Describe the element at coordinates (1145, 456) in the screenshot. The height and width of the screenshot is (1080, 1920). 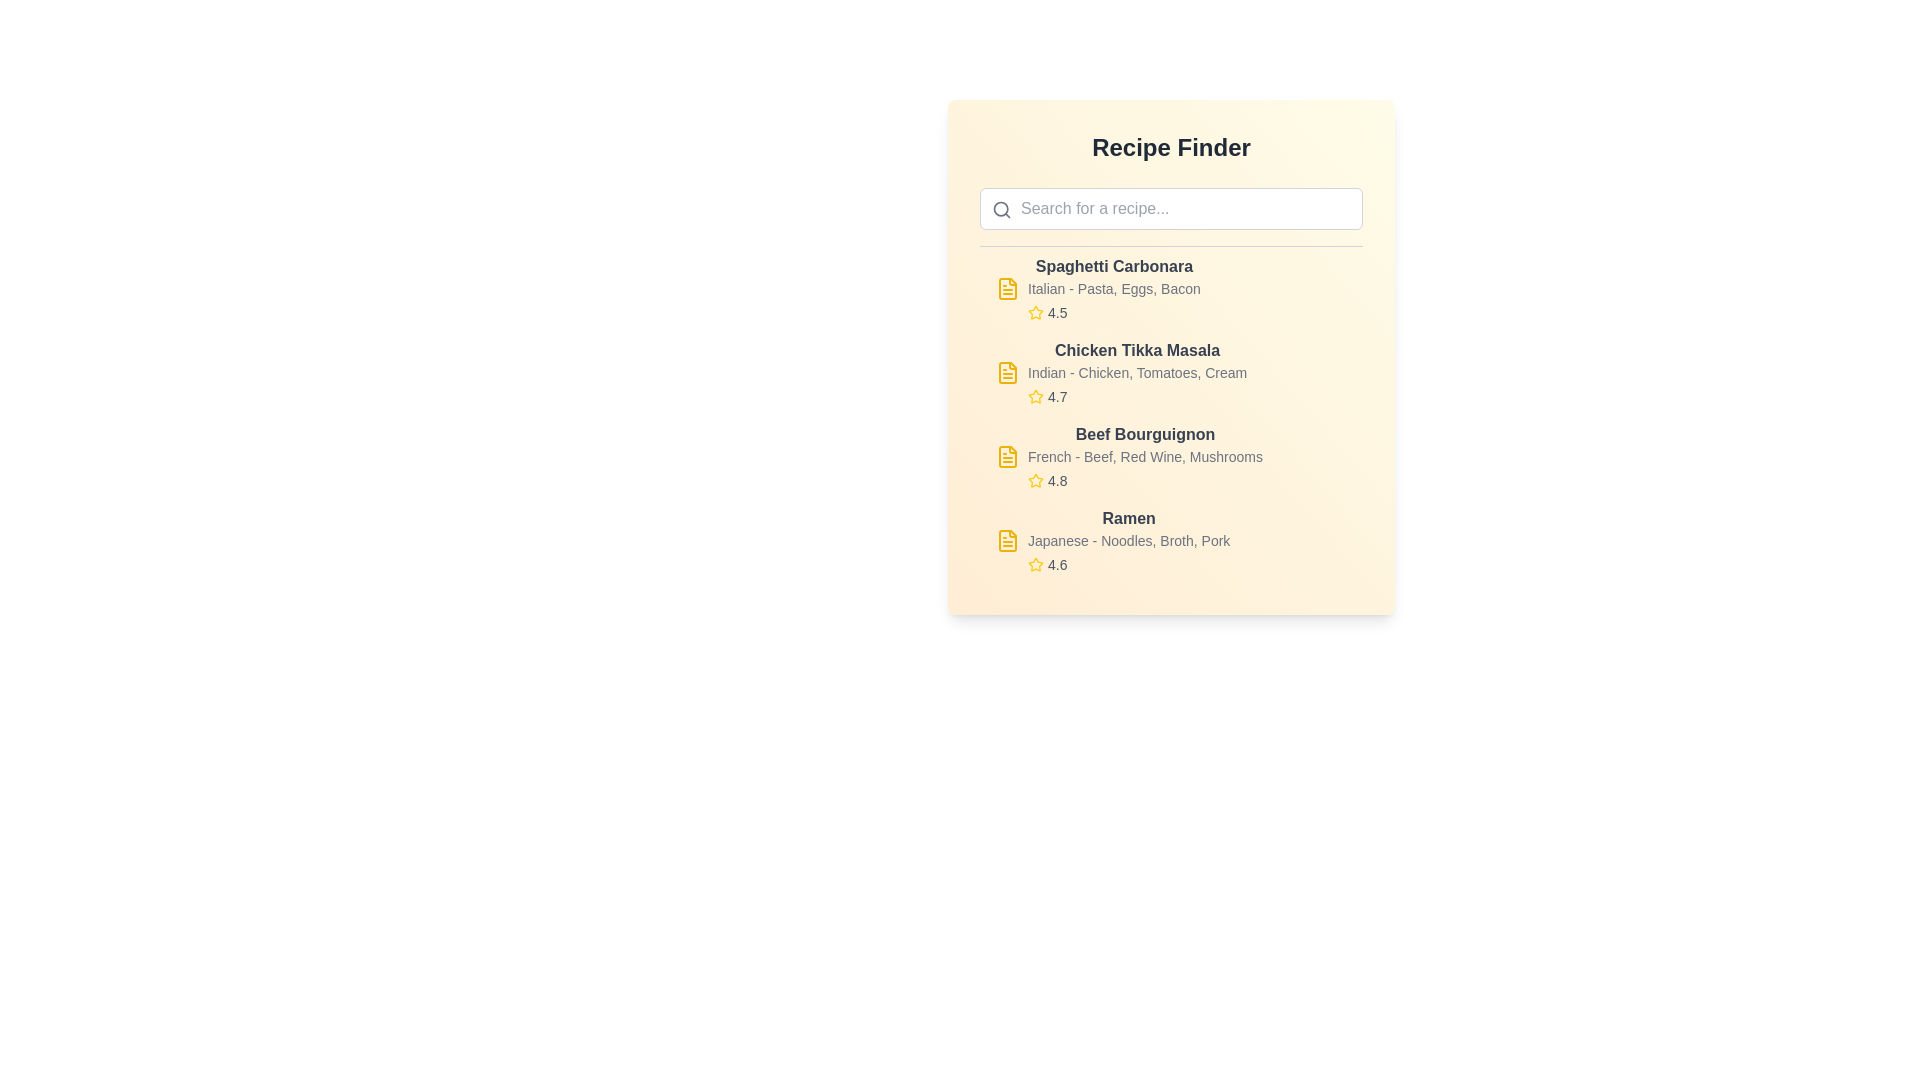
I see `the text label that provides dietary information for the 'Beef Bourguignon' title, located below the title and above the rating indicator` at that location.